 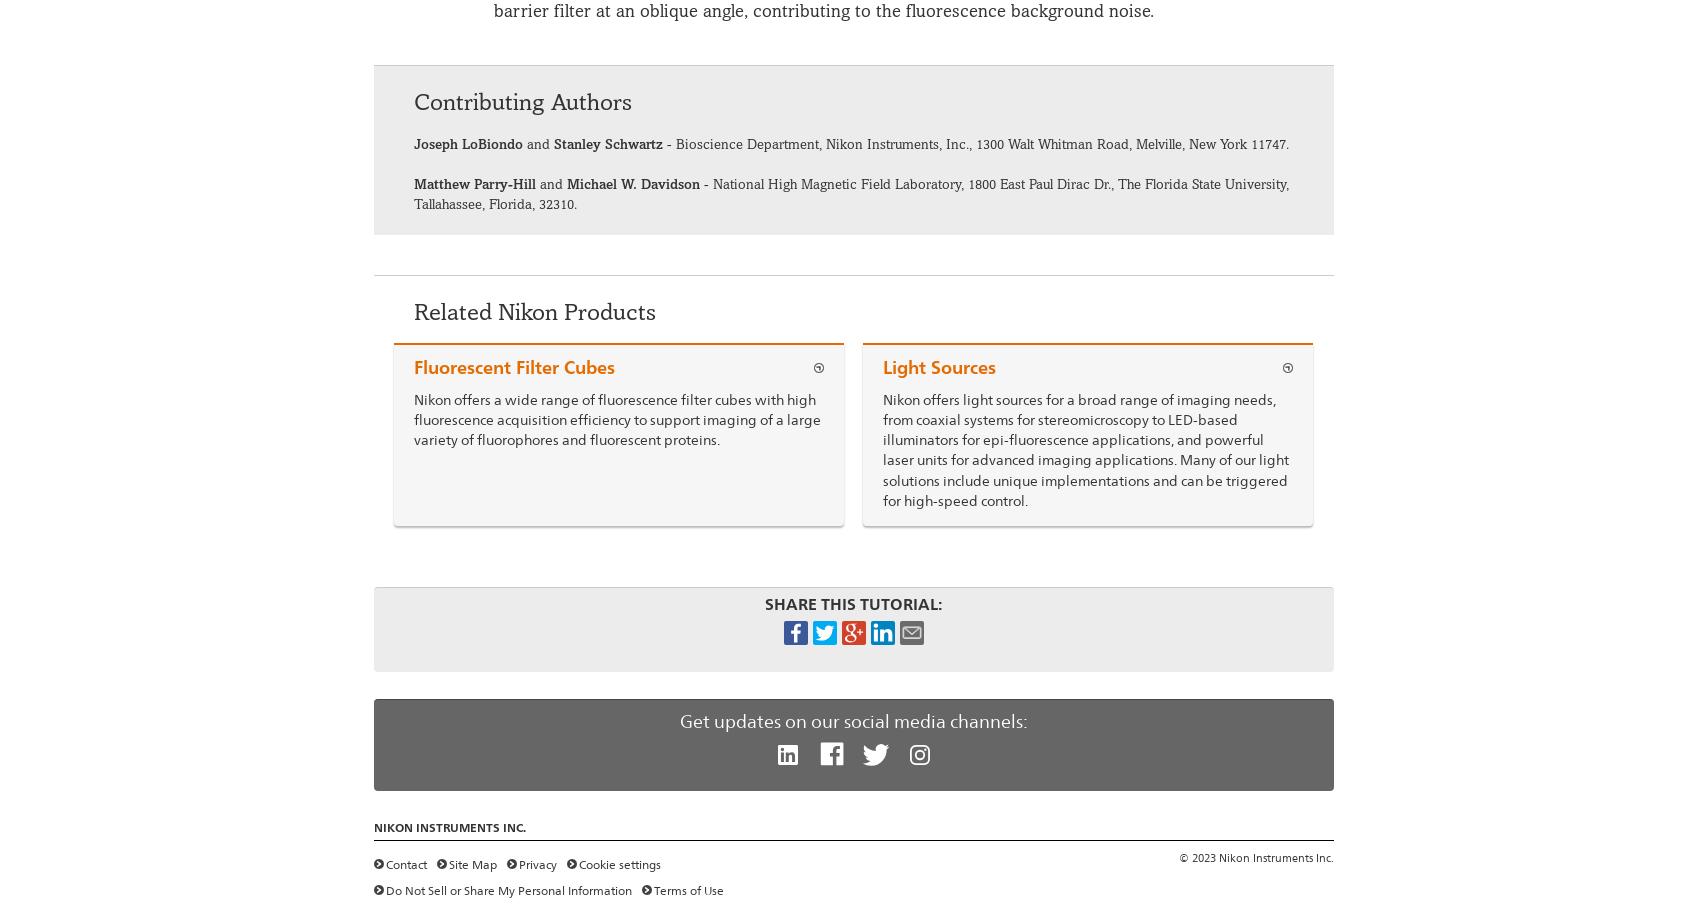 I want to click on 'Do Not Sell or Share My Personal Information', so click(x=508, y=889).